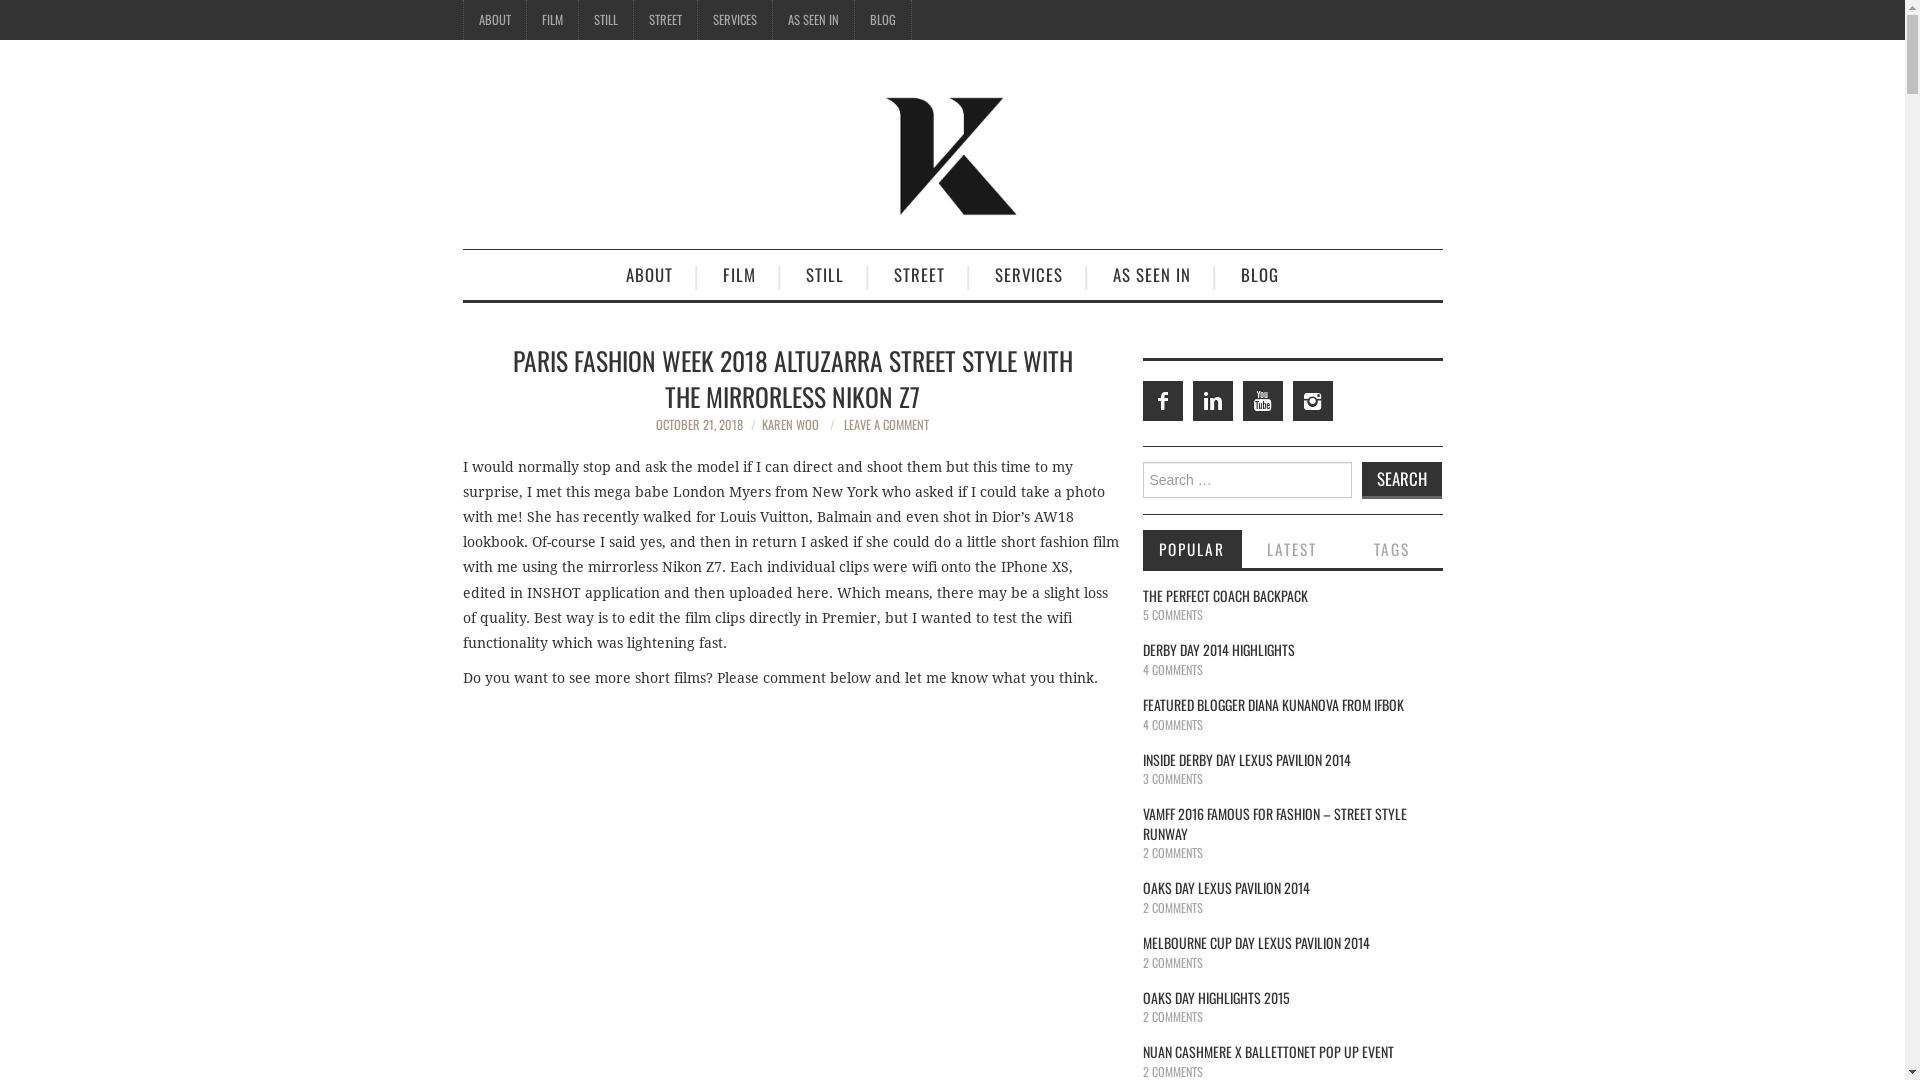  Describe the element at coordinates (1266, 1050) in the screenshot. I see `'NUAN CASHMERE X BALLETTONET POP UP EVENT'` at that location.